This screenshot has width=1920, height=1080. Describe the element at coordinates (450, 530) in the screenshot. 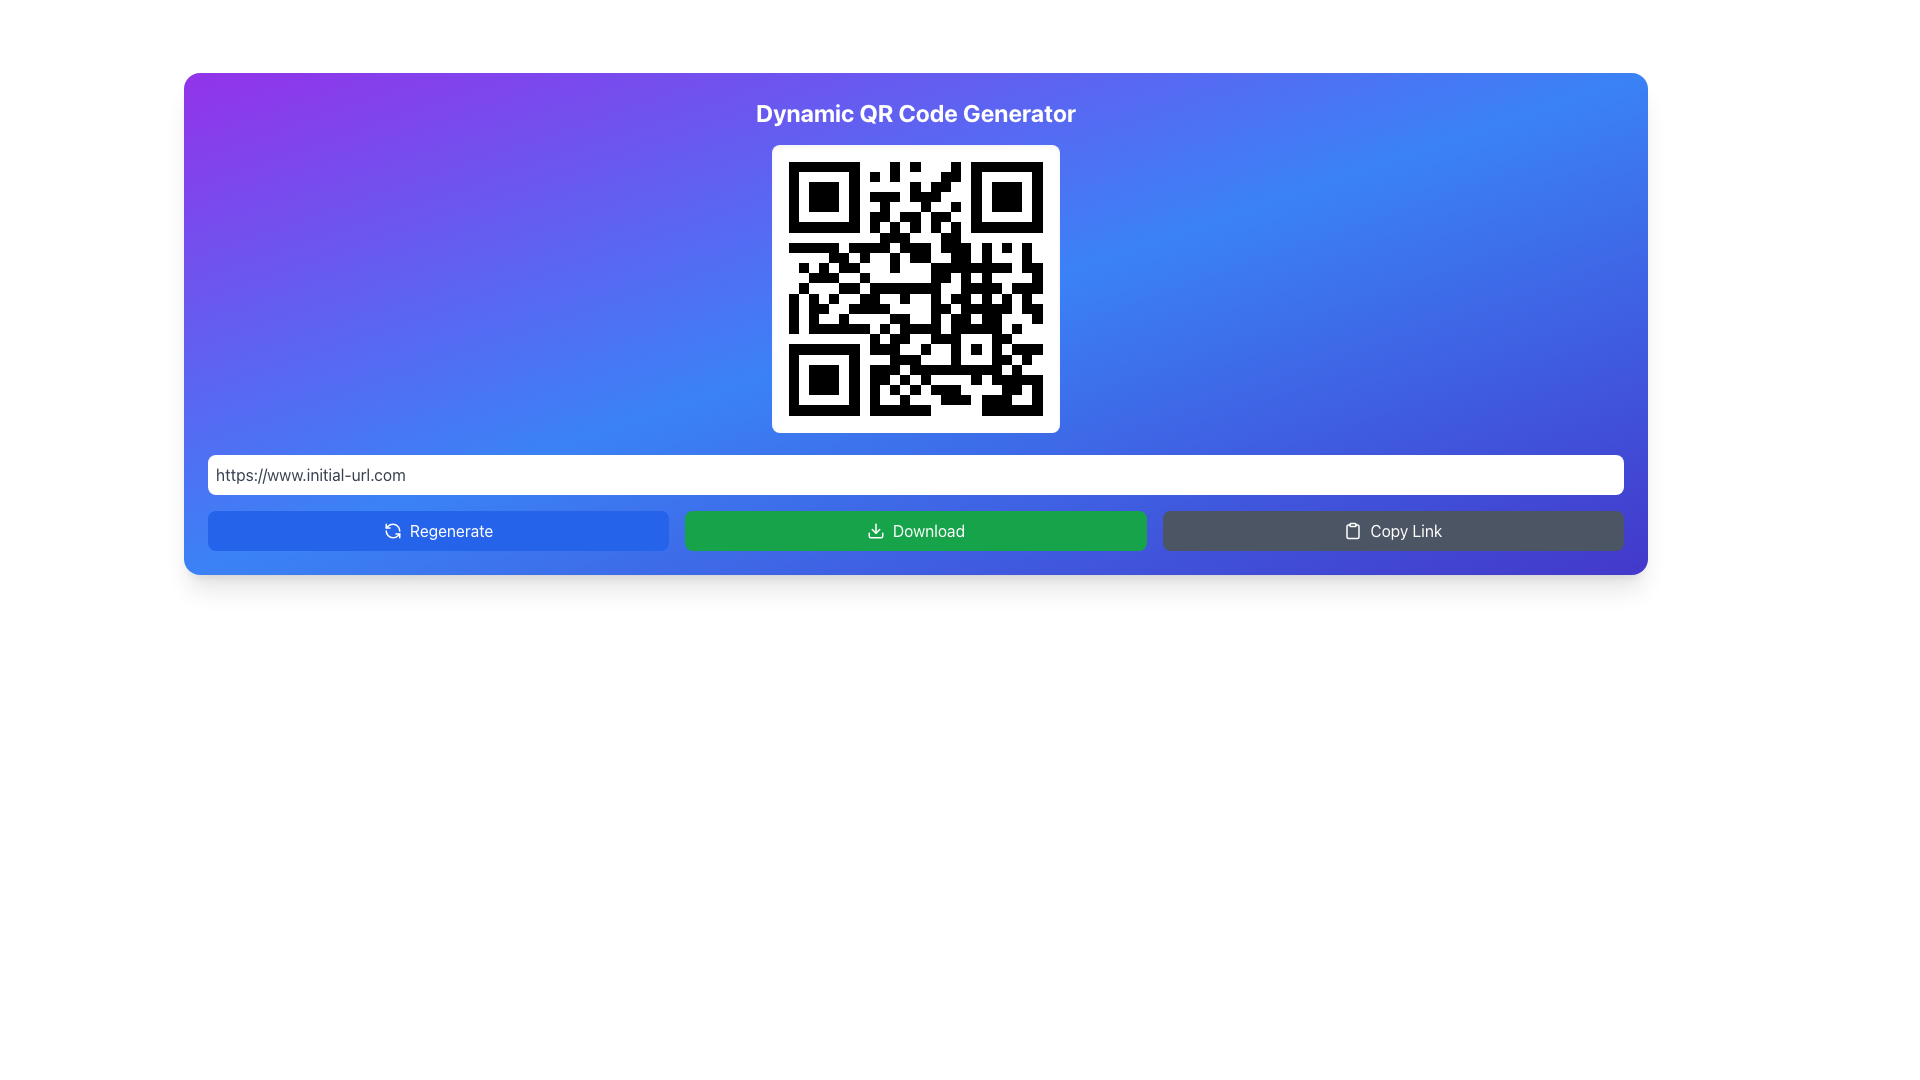

I see `the 'Regenerate' text label within the button component` at that location.